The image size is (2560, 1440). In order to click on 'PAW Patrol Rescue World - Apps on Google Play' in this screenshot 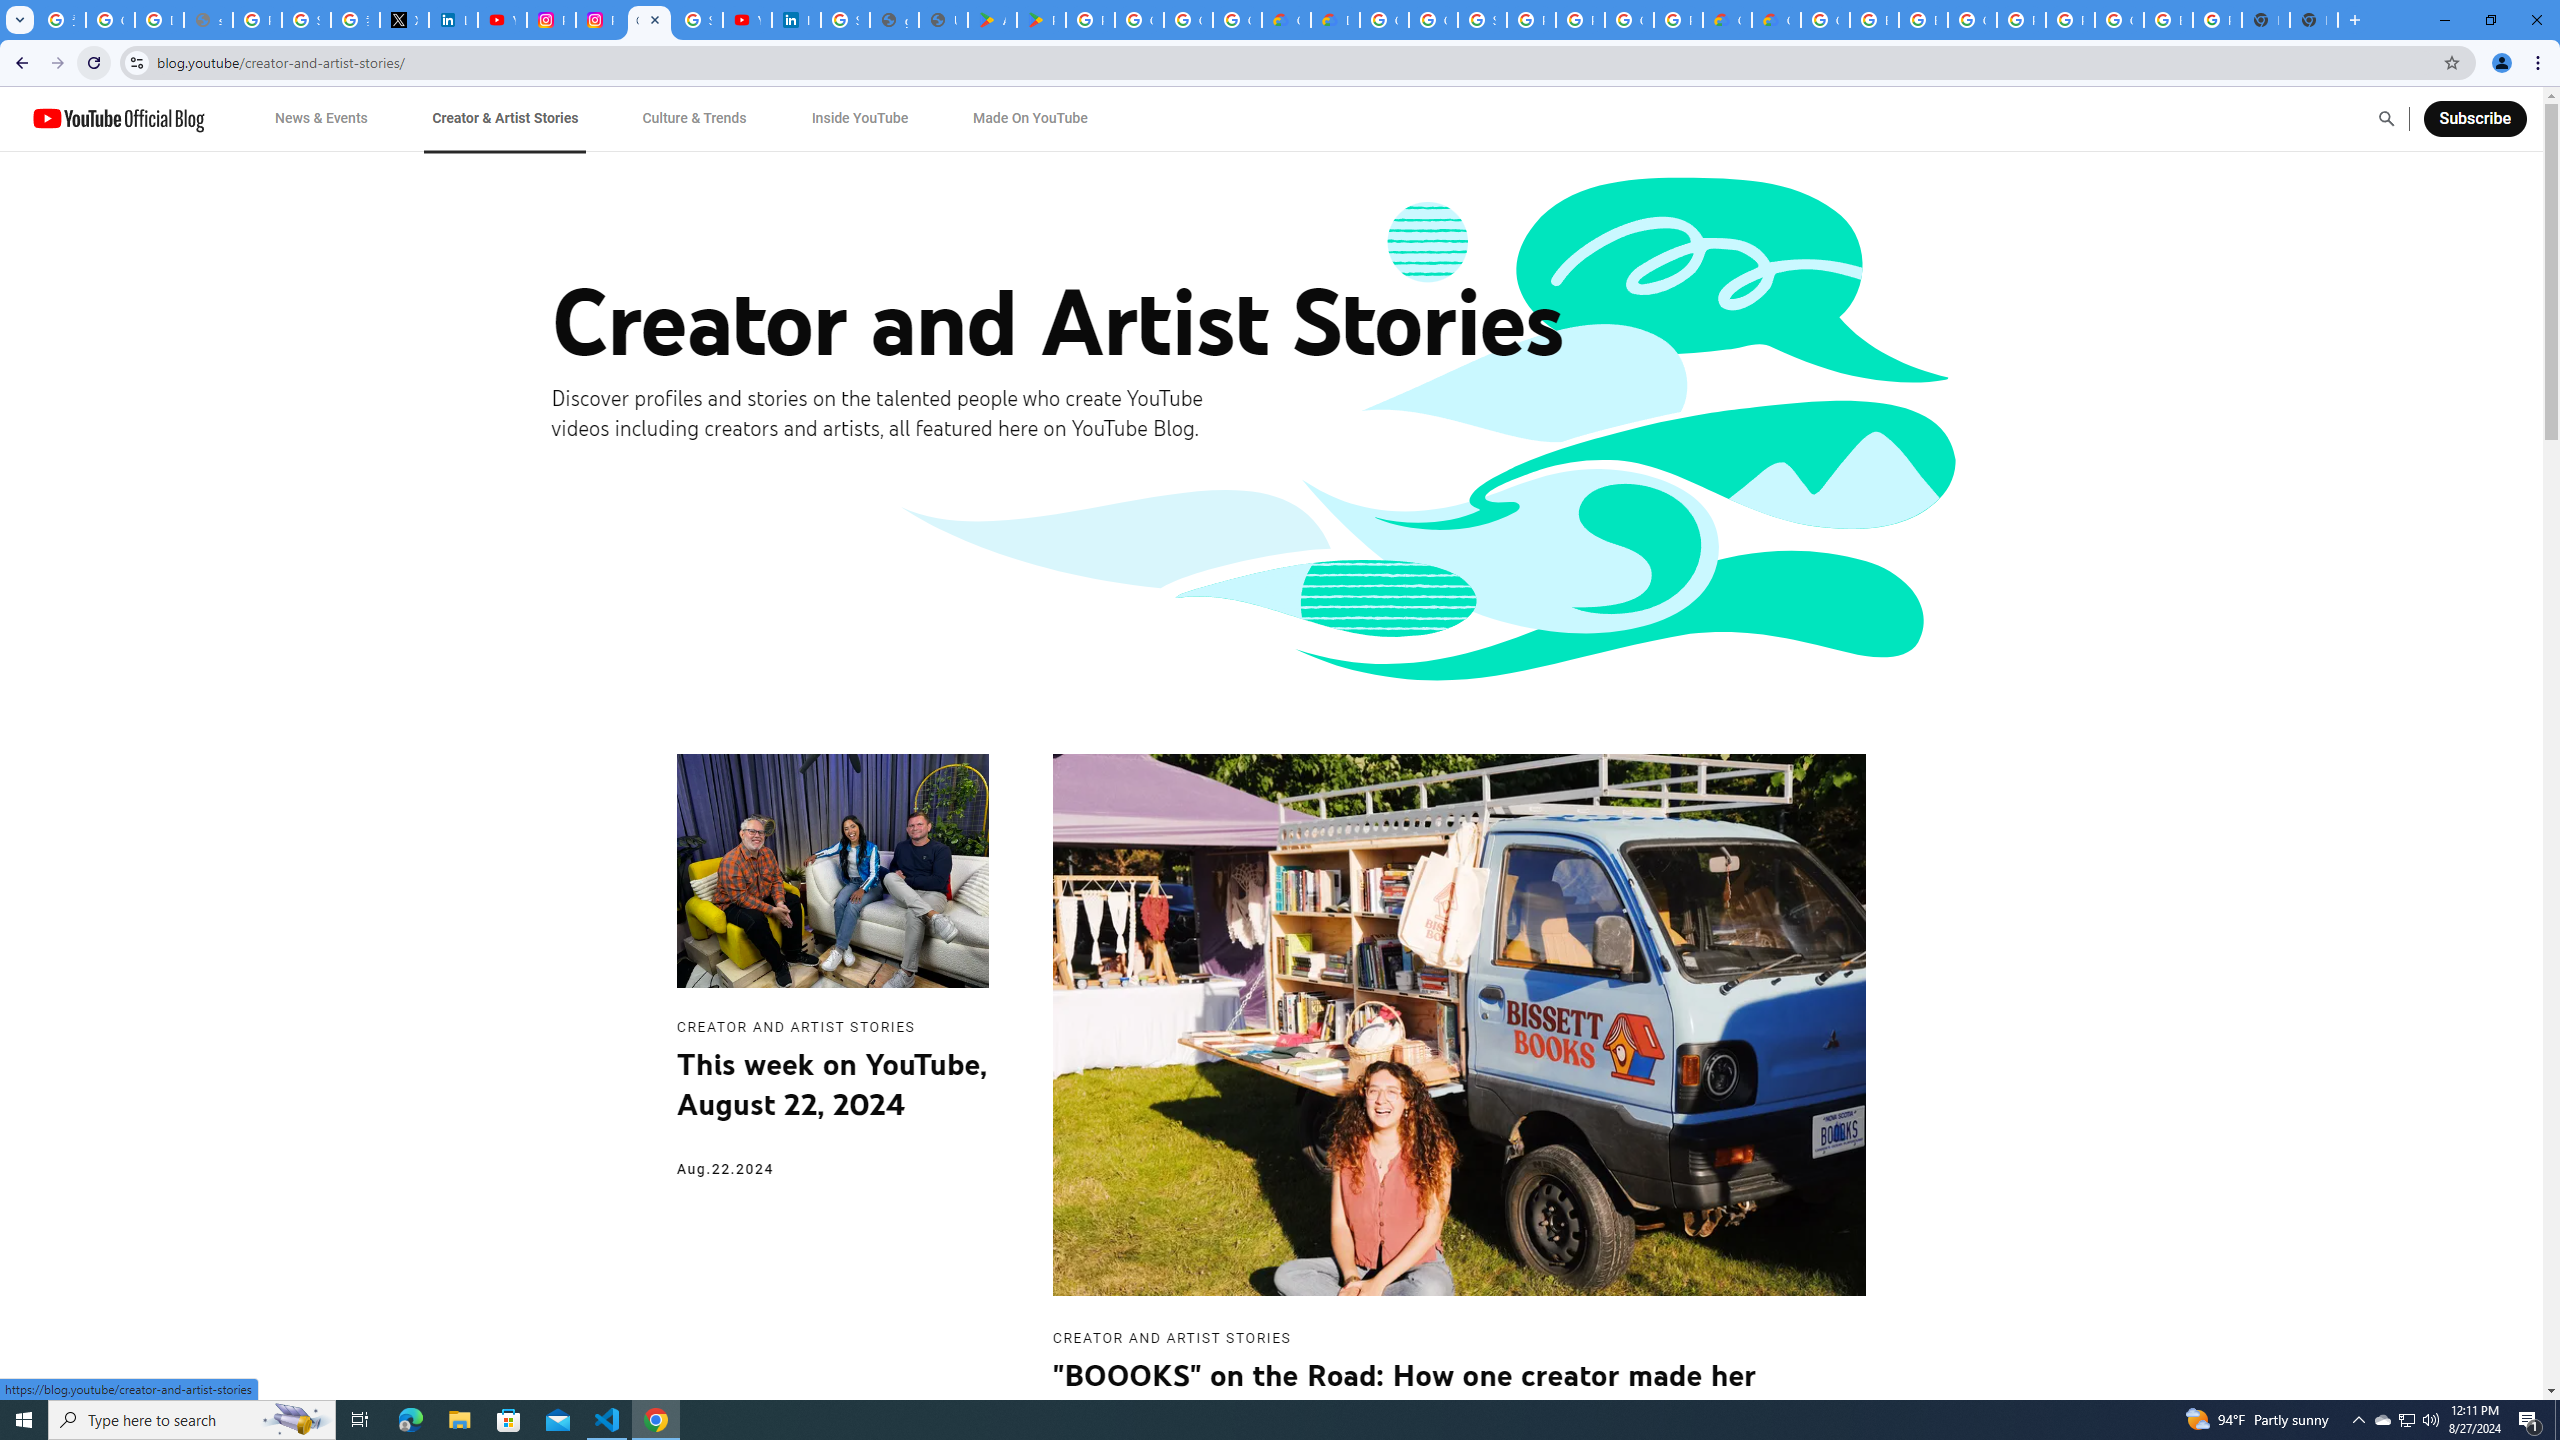, I will do `click(1040, 19)`.